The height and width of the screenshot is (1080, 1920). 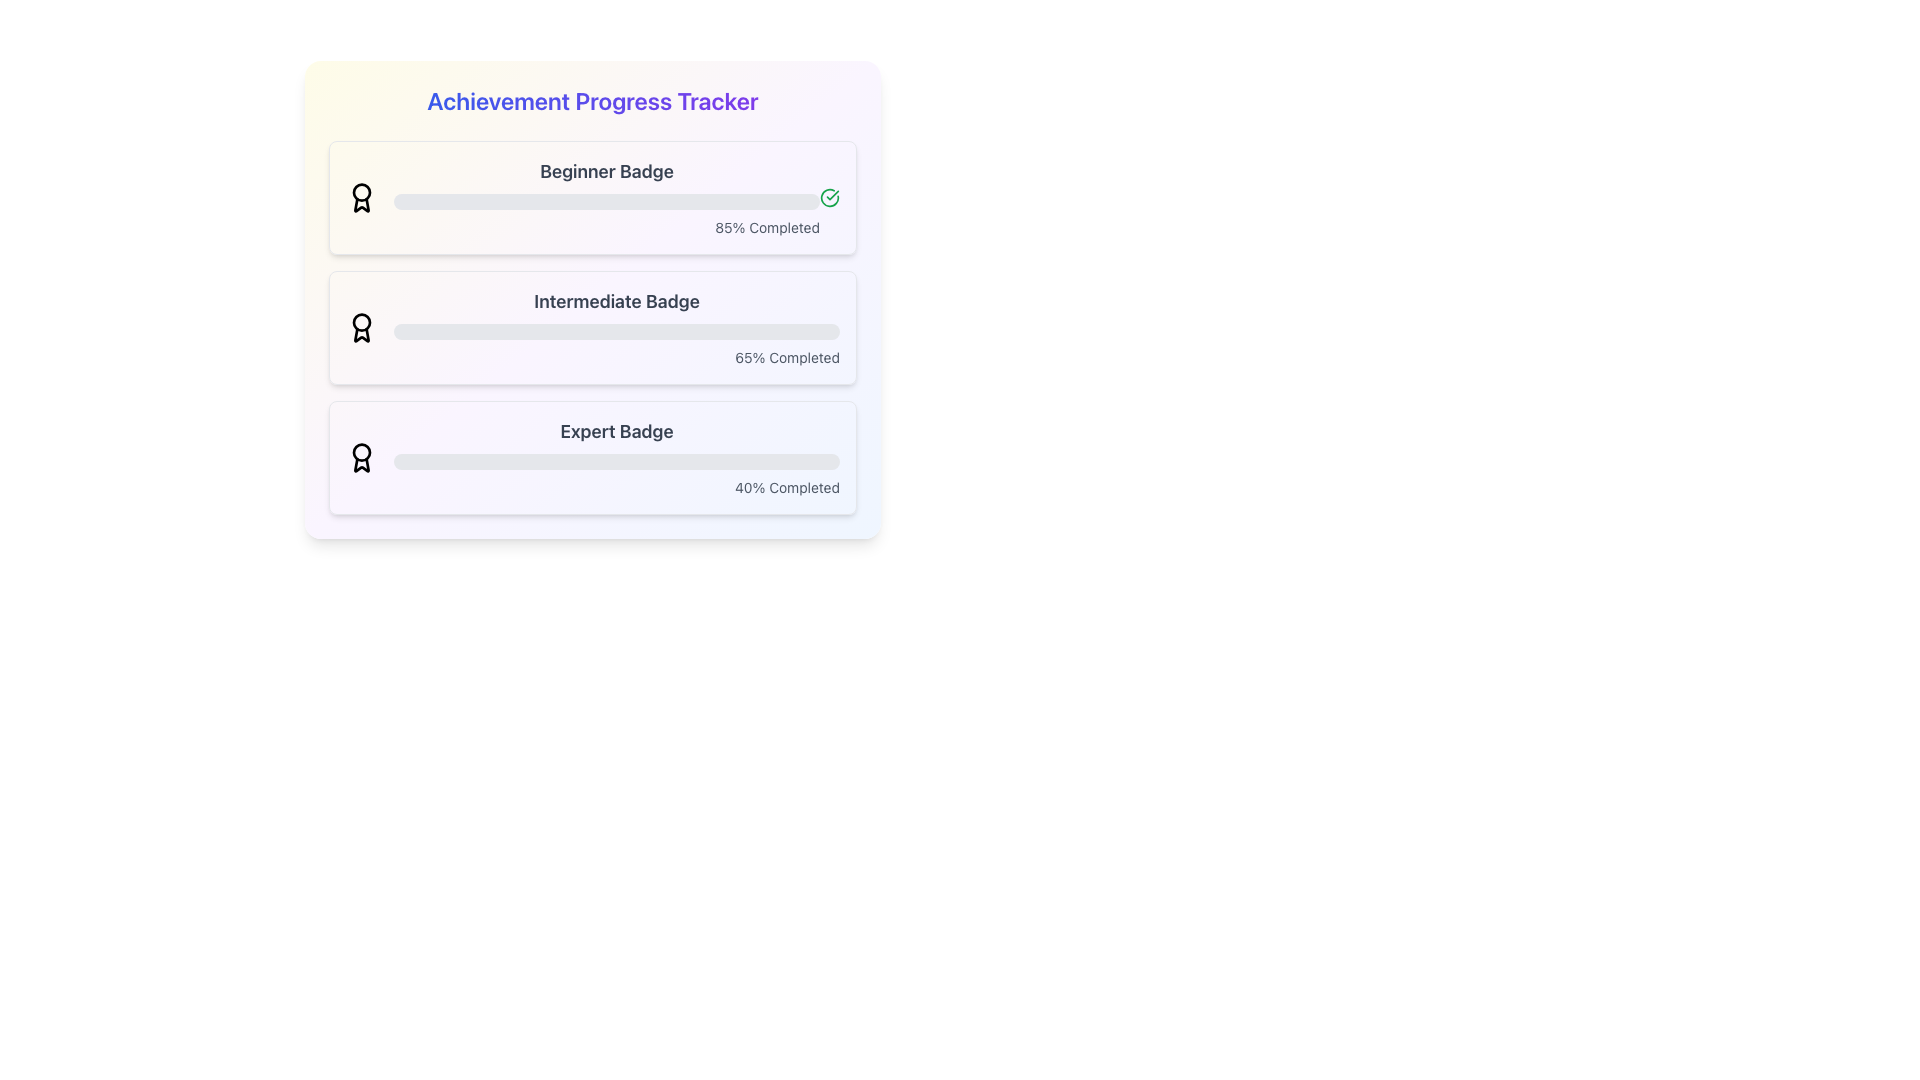 I want to click on the Progress Indicator element, which is a yellow rectangular bar with rounded edges indicating progress in the Intermediate Badge section of the achievement tracker, so click(x=538, y=330).